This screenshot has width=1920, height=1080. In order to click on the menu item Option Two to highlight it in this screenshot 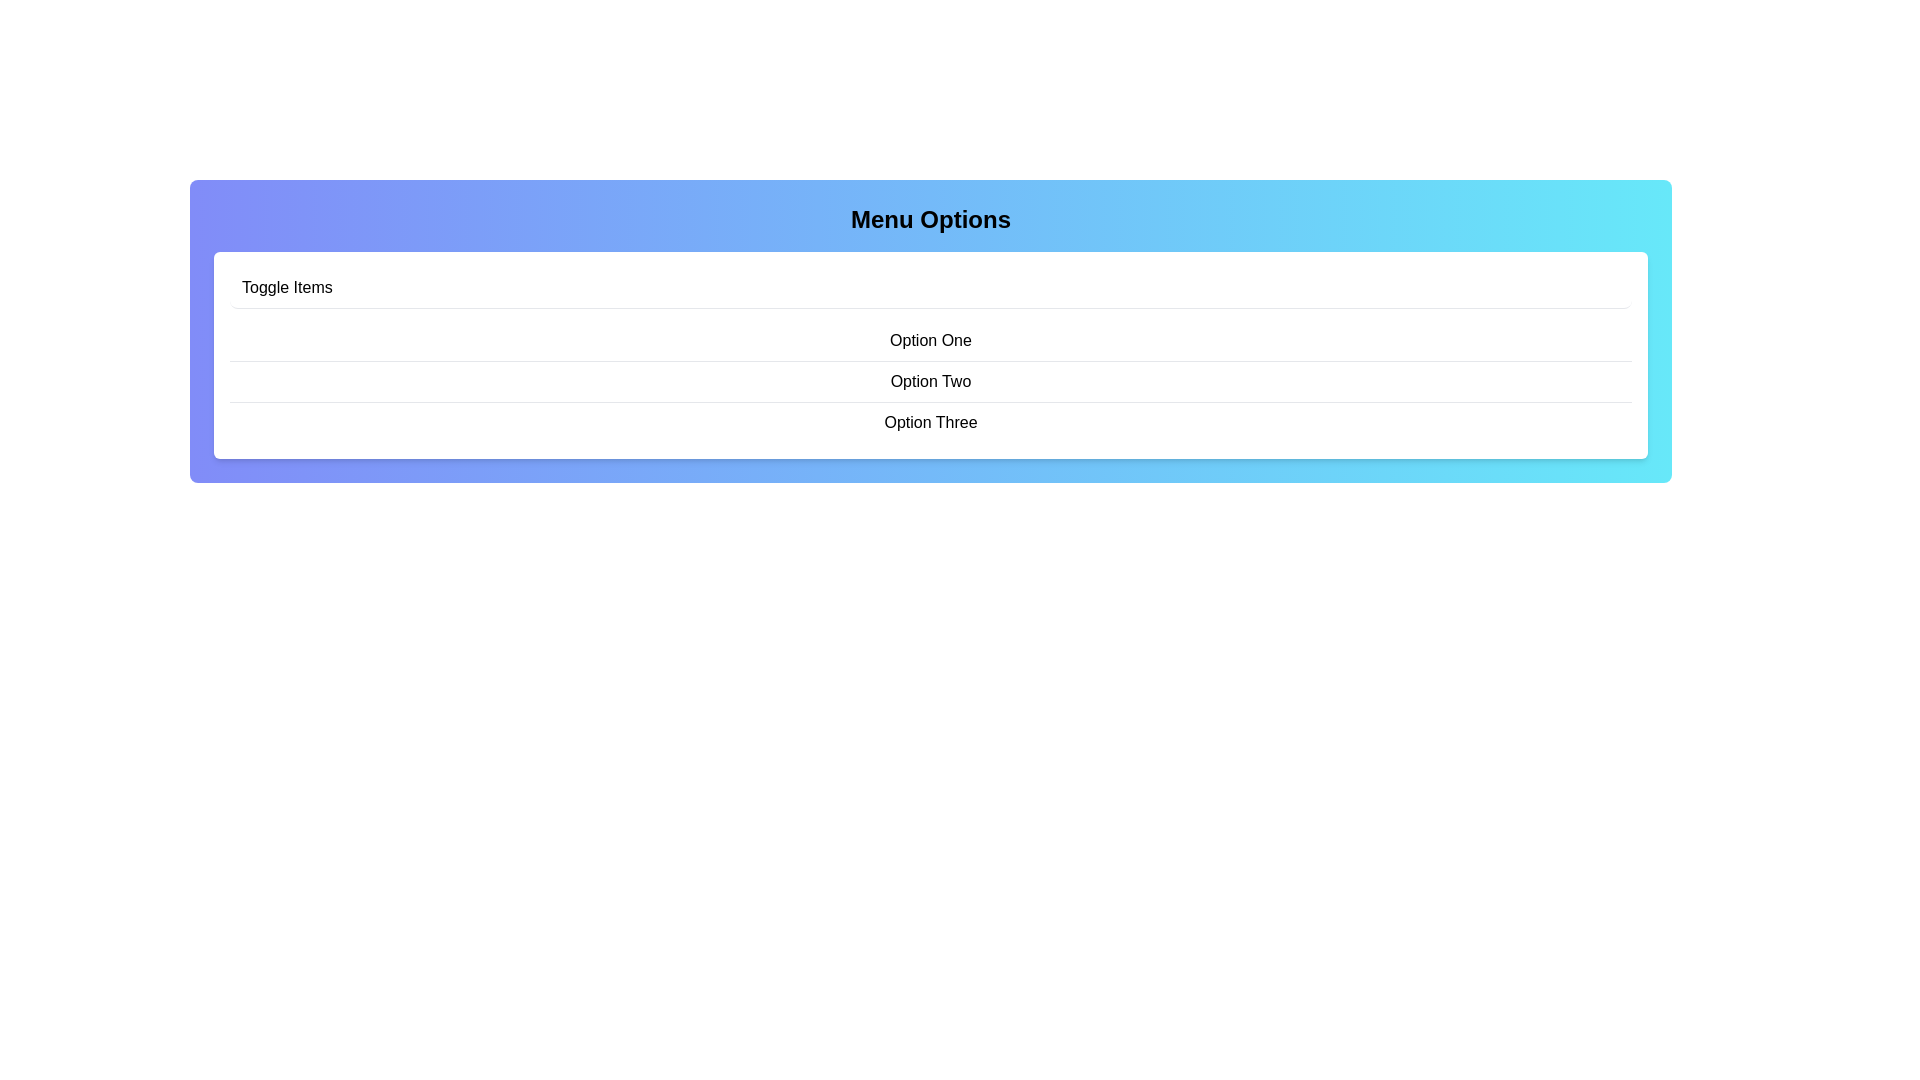, I will do `click(930, 381)`.